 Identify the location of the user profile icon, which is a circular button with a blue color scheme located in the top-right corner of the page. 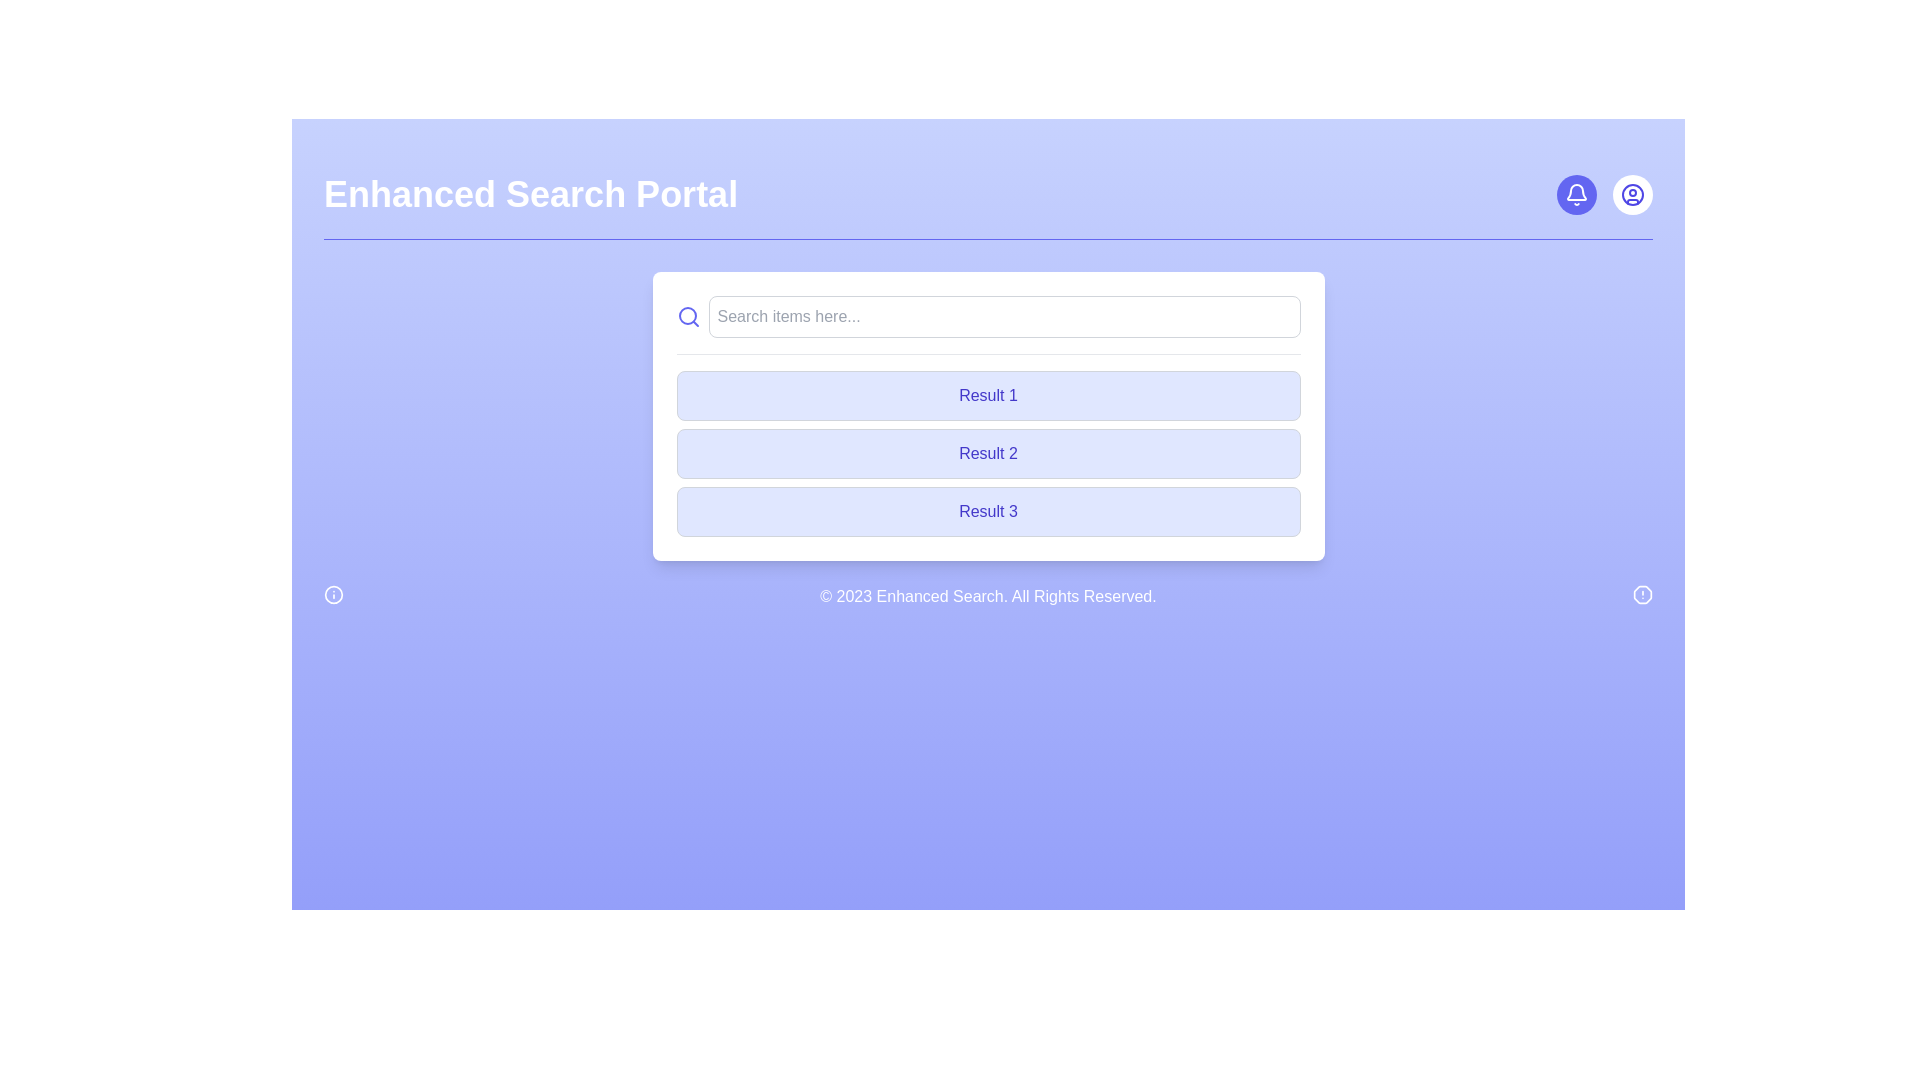
(1632, 195).